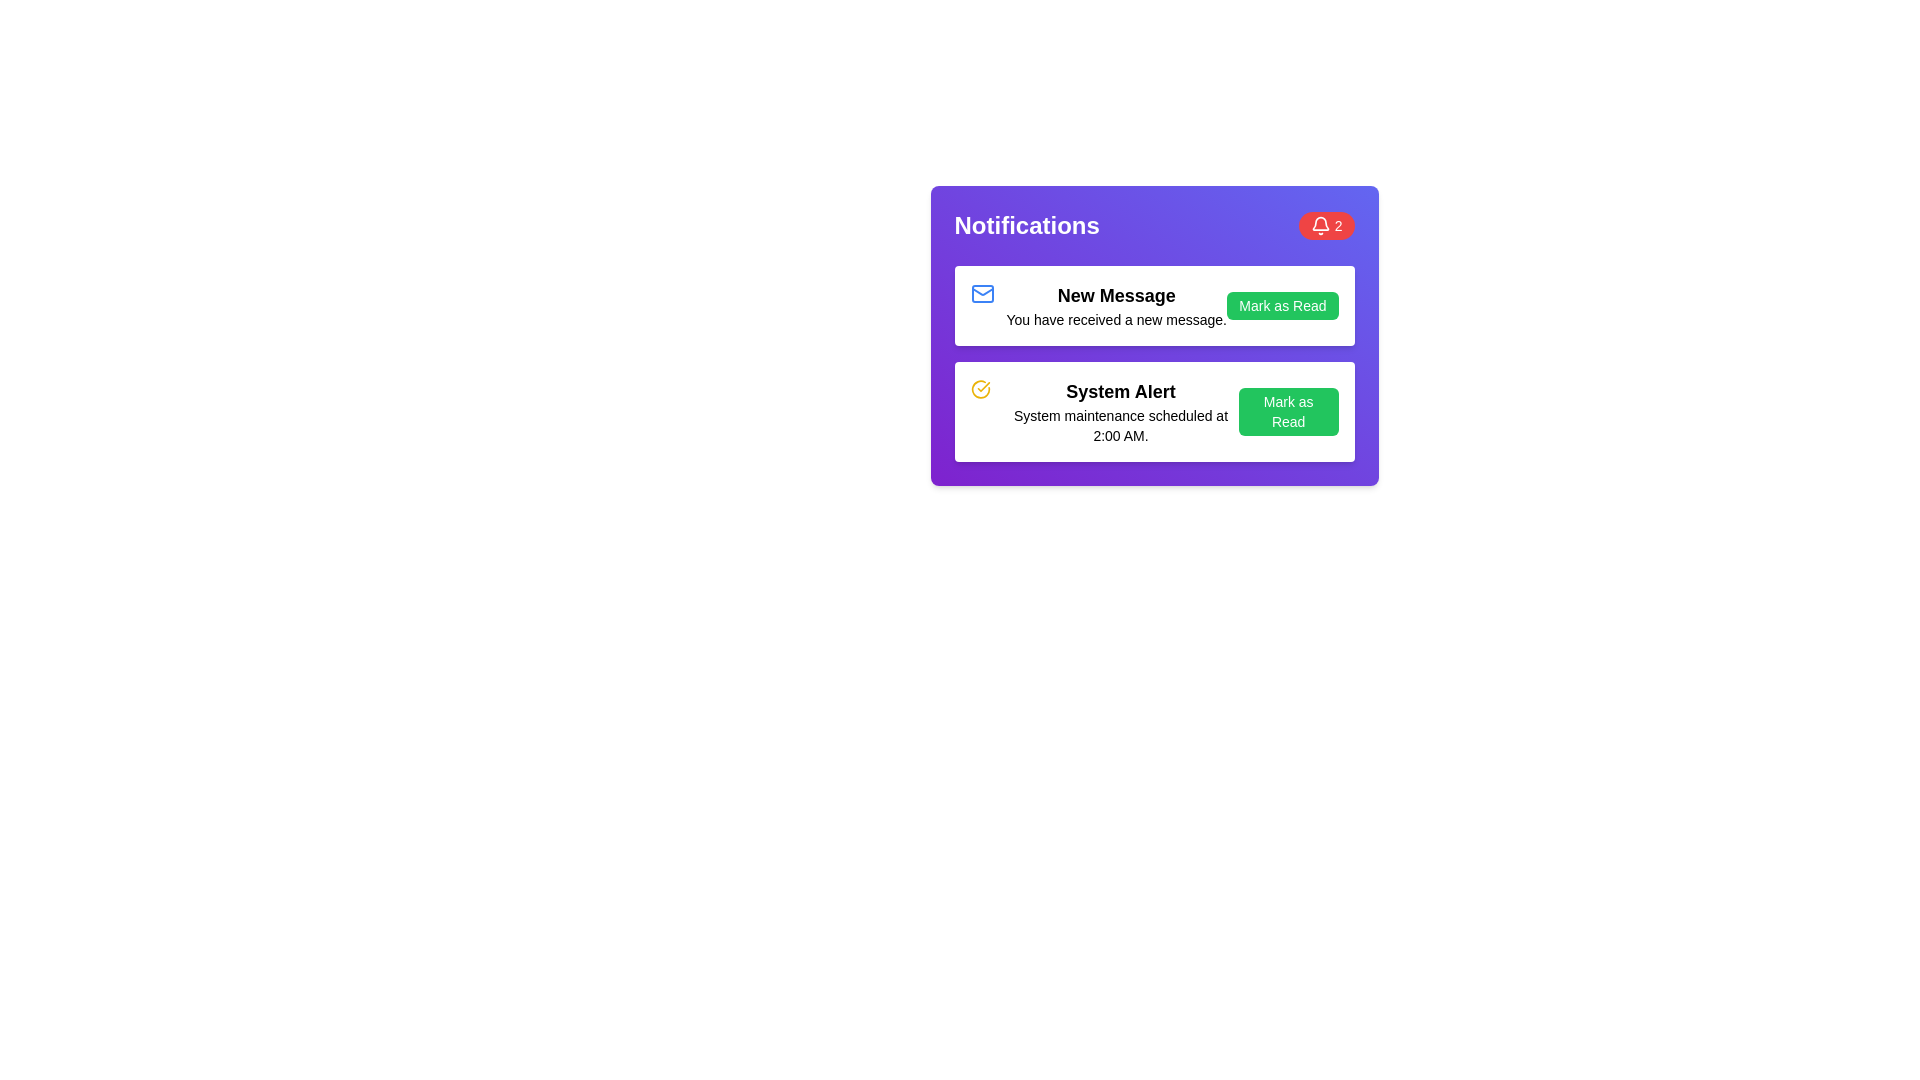  I want to click on the first notification entry in the notifications panel, so click(1115, 305).